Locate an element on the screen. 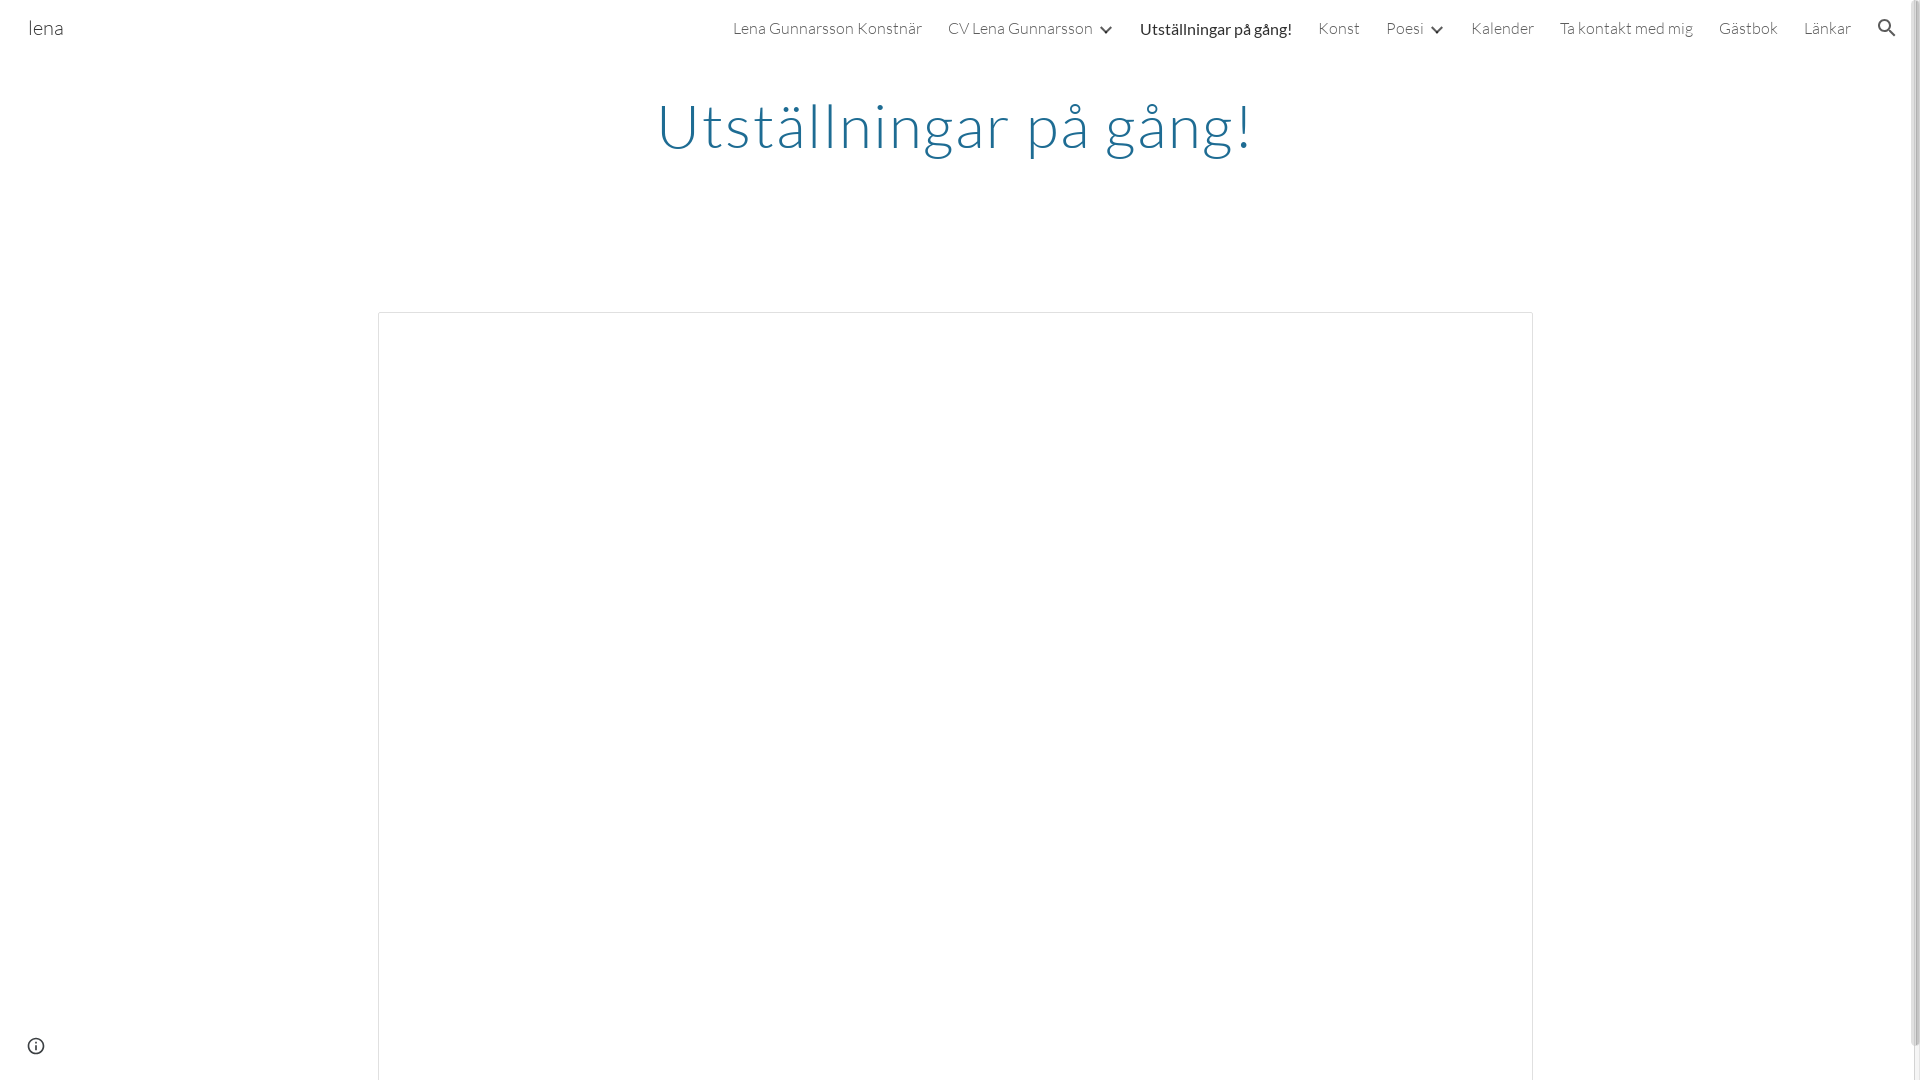 The image size is (1920, 1080). 'Konst' is located at coordinates (1318, 27).